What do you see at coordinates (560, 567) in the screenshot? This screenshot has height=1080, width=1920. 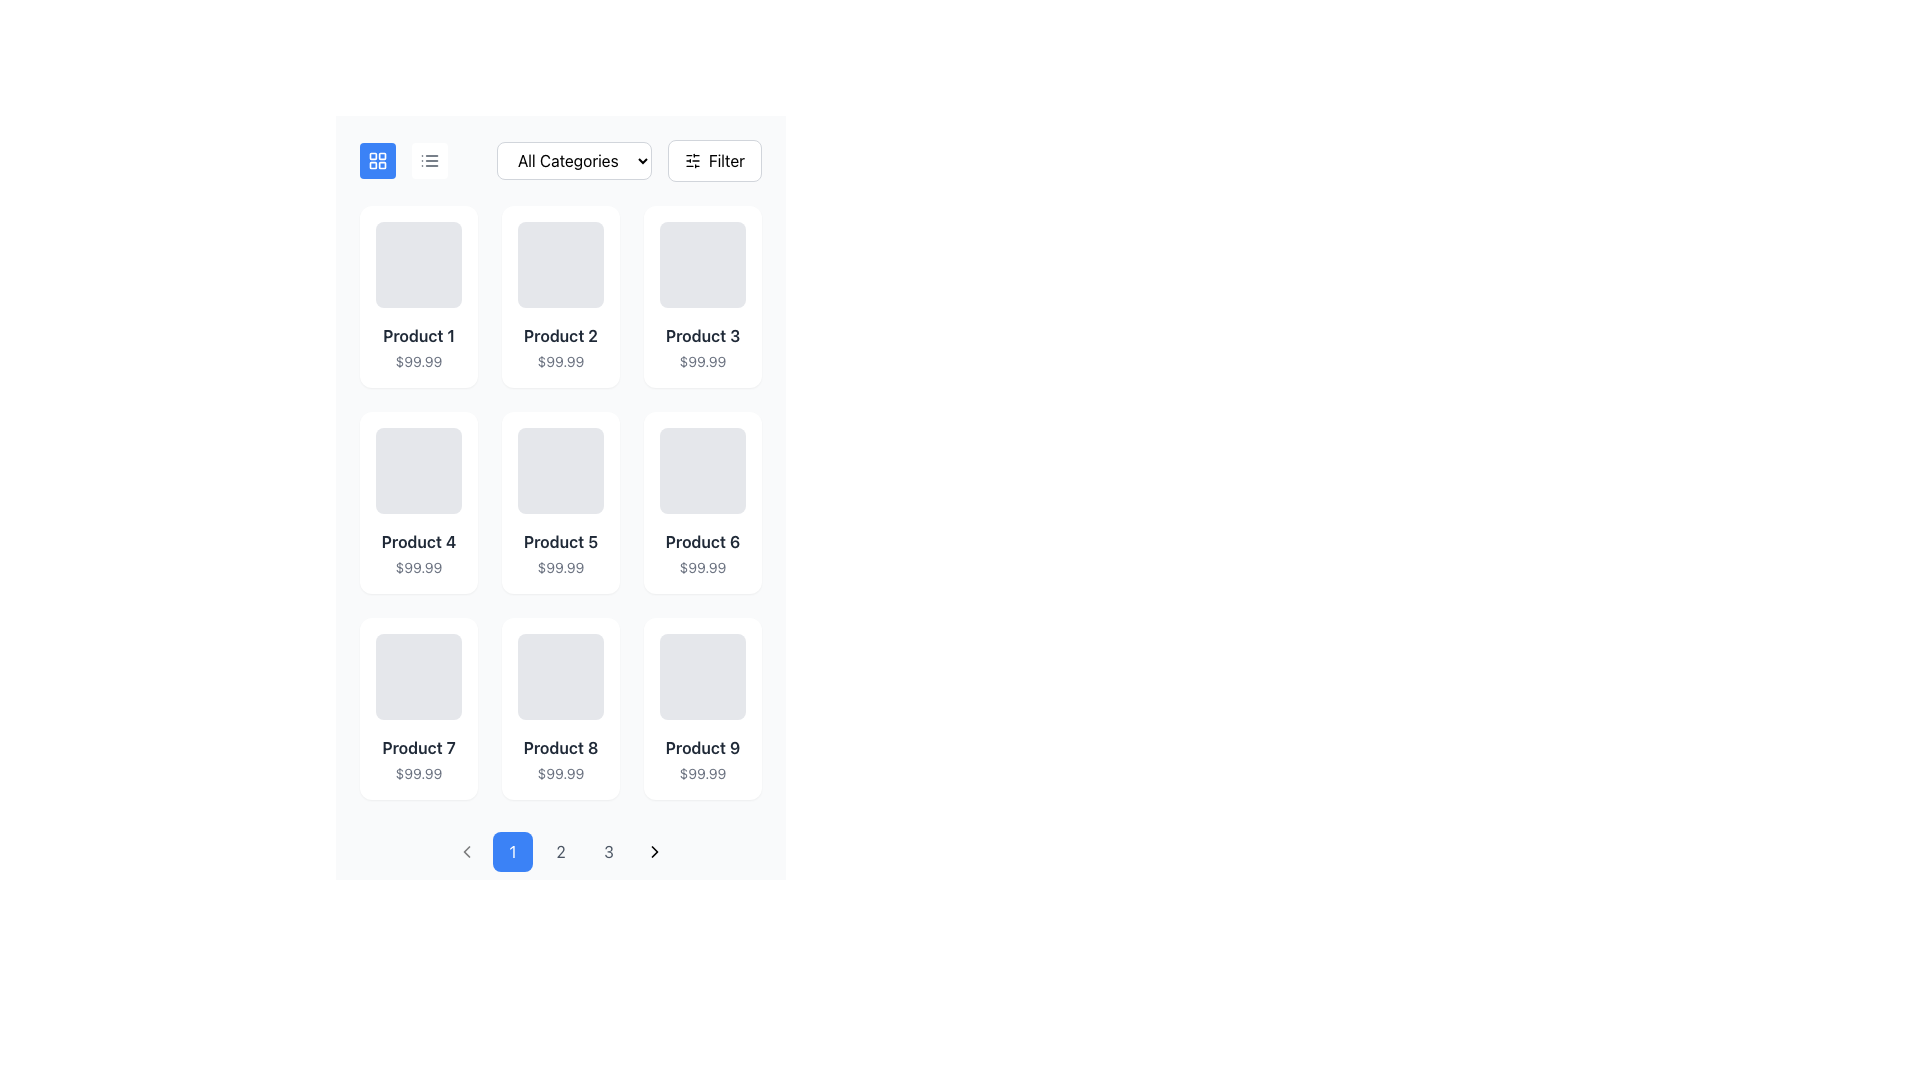 I see `the product's cost displayed` at bounding box center [560, 567].